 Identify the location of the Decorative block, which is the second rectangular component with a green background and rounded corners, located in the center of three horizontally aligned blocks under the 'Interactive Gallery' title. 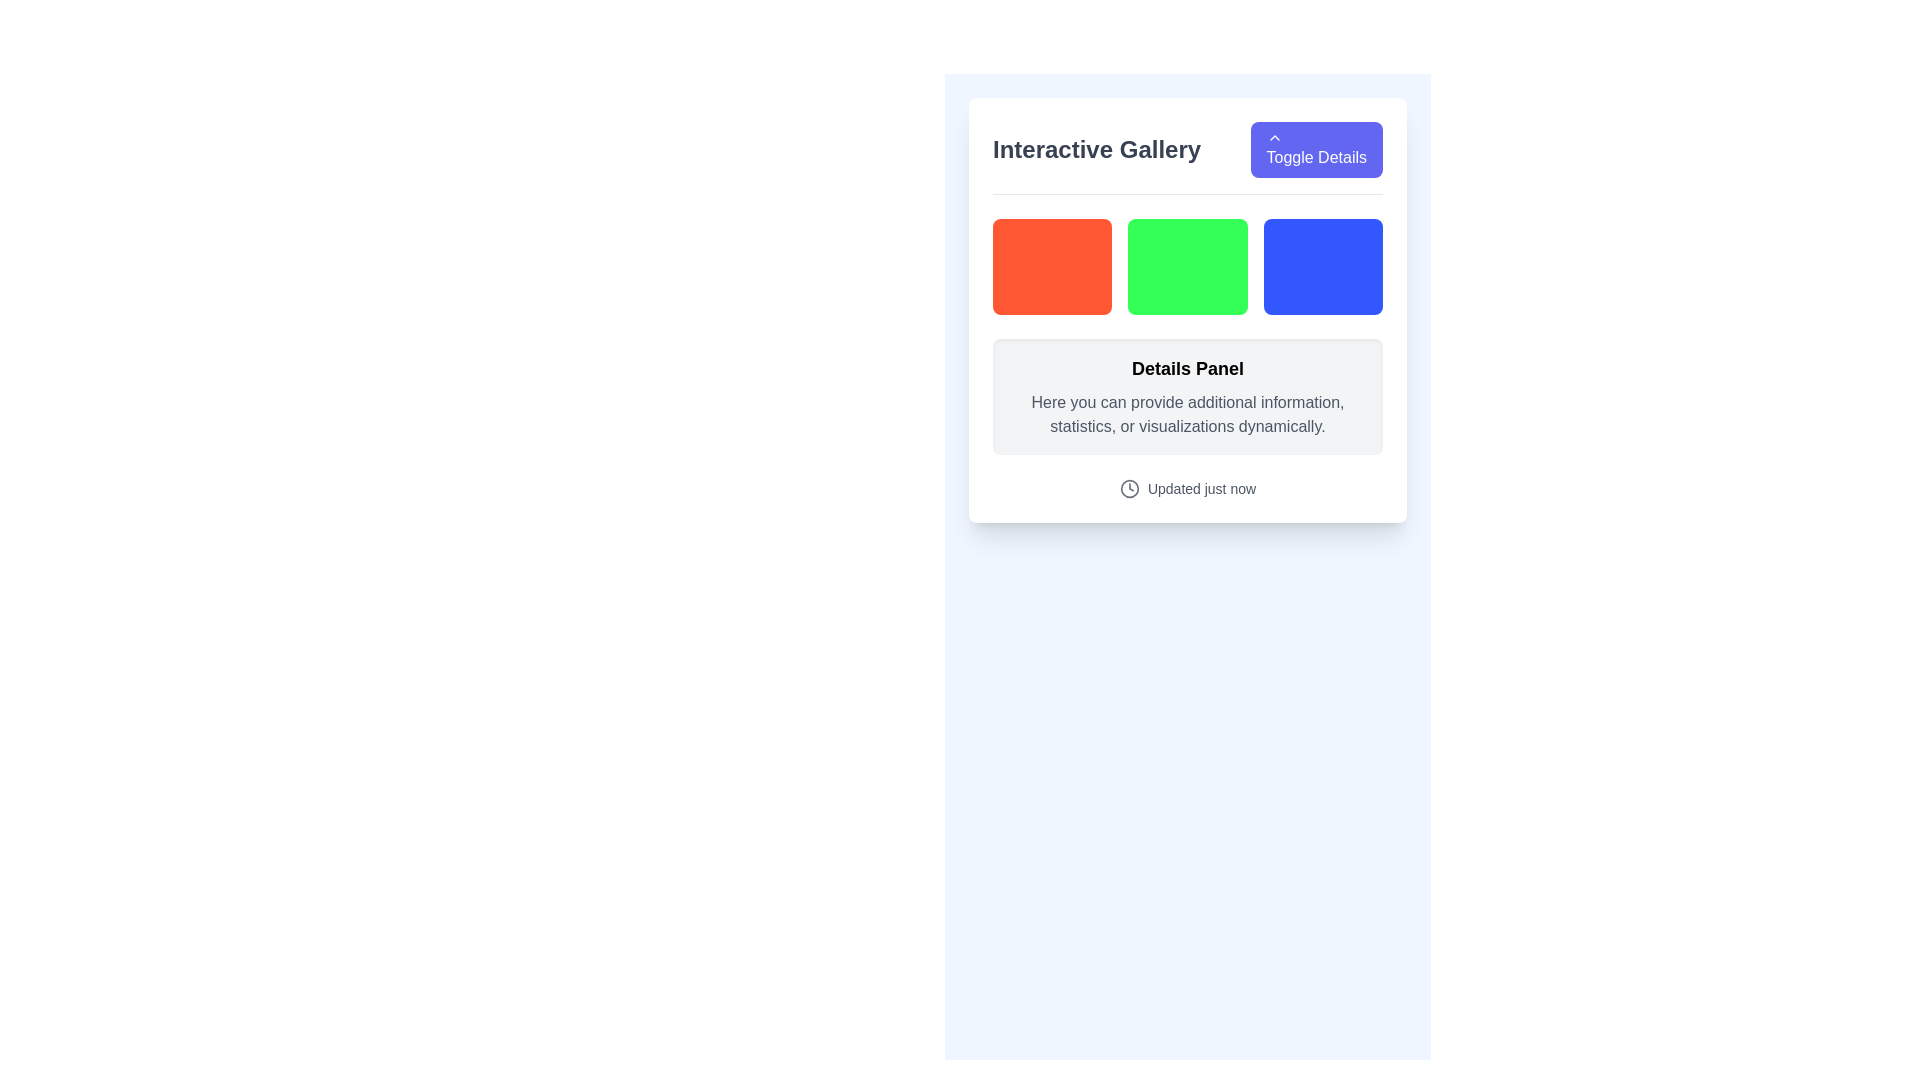
(1187, 265).